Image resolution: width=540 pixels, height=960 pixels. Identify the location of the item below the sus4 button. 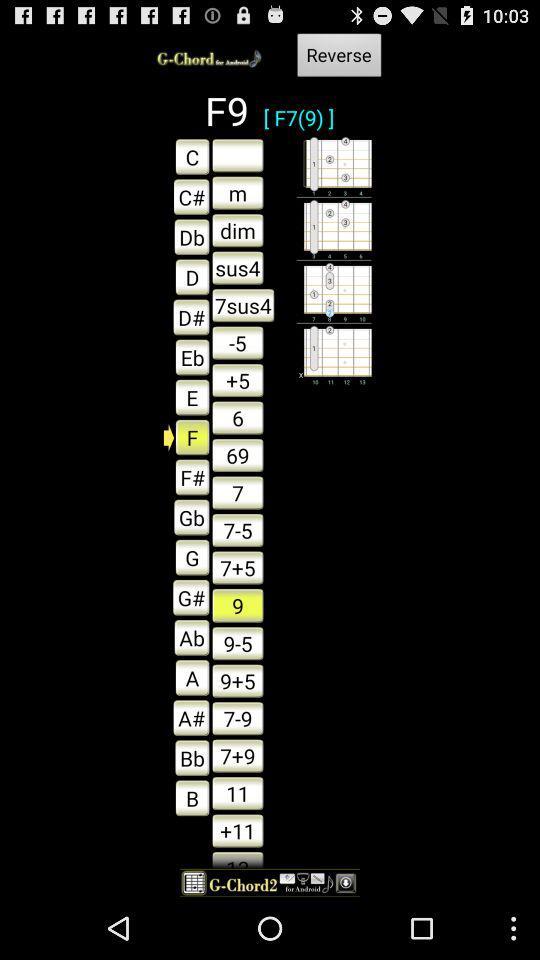
(243, 305).